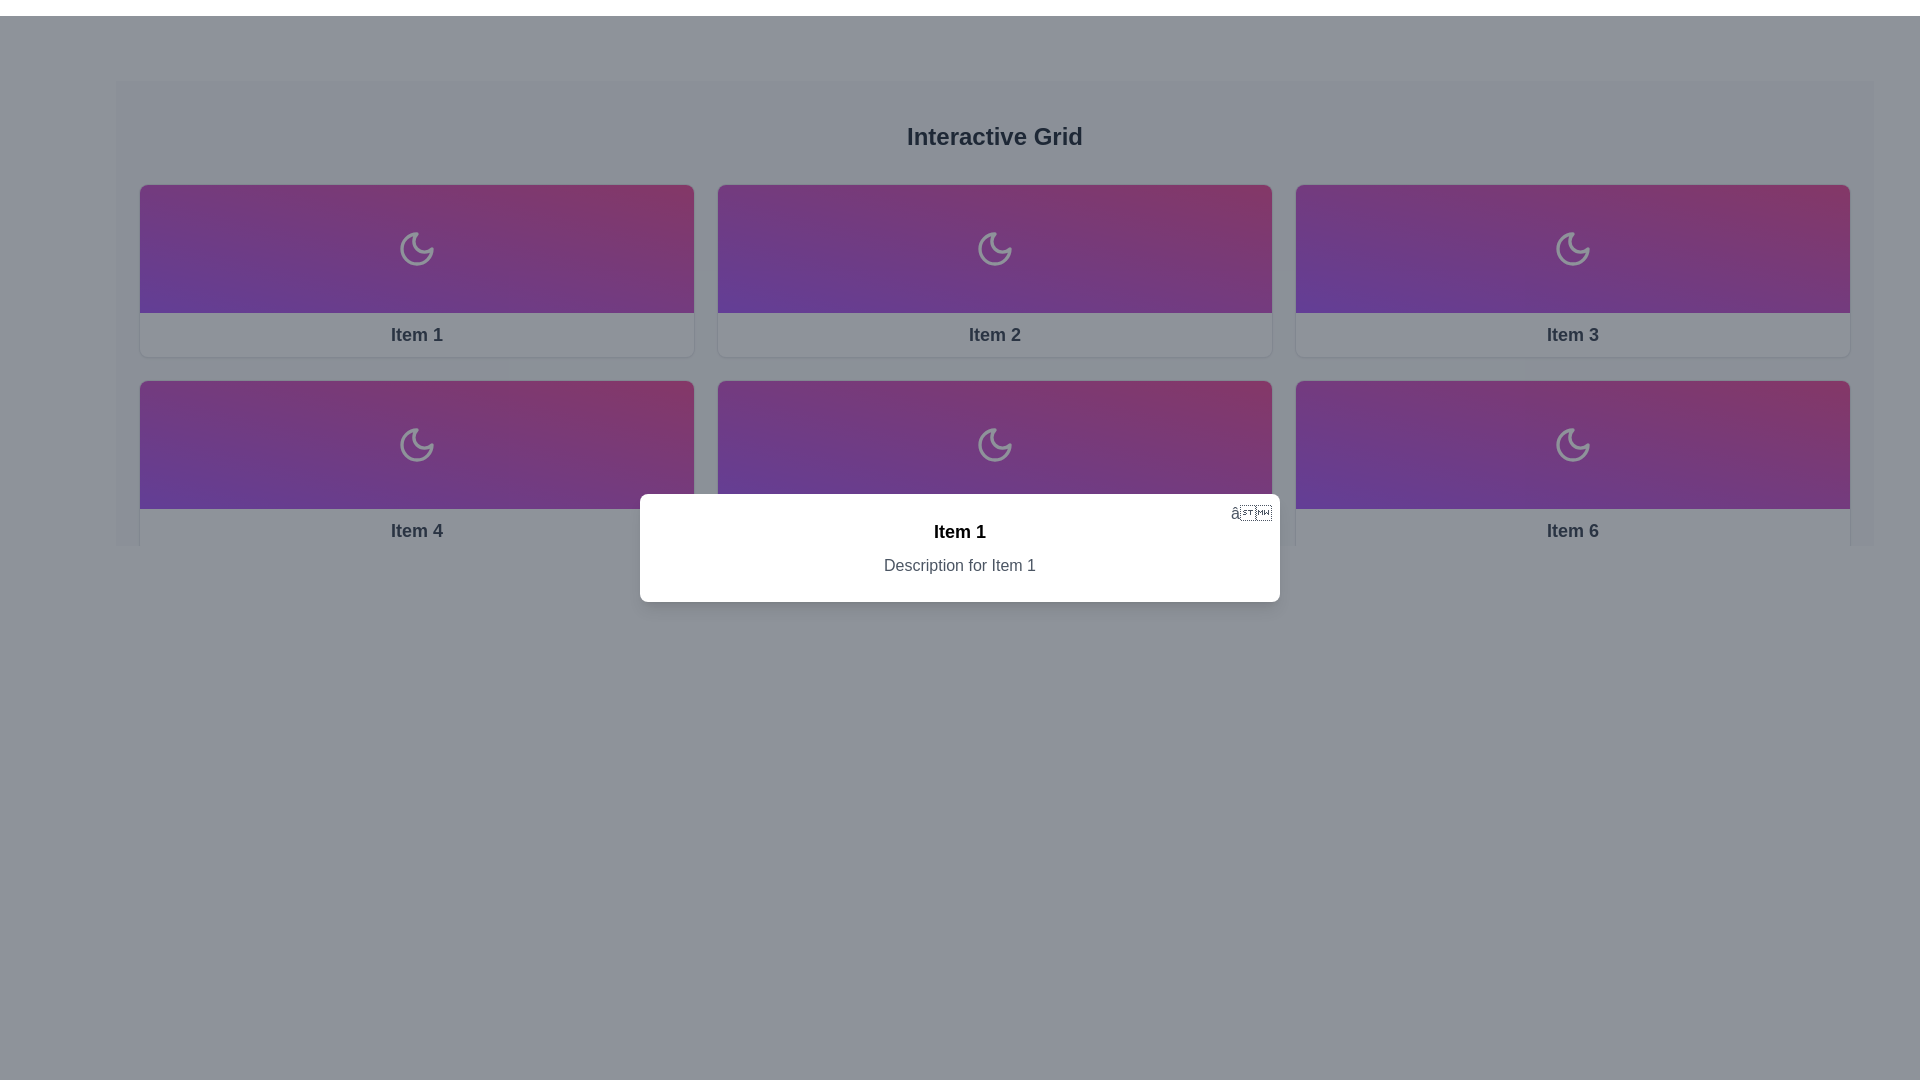  Describe the element at coordinates (1572, 248) in the screenshot. I see `the crescent moon icon located on the third card in the top row of the grid, which is rendered in white and resides within a purple to pink gradient card` at that location.